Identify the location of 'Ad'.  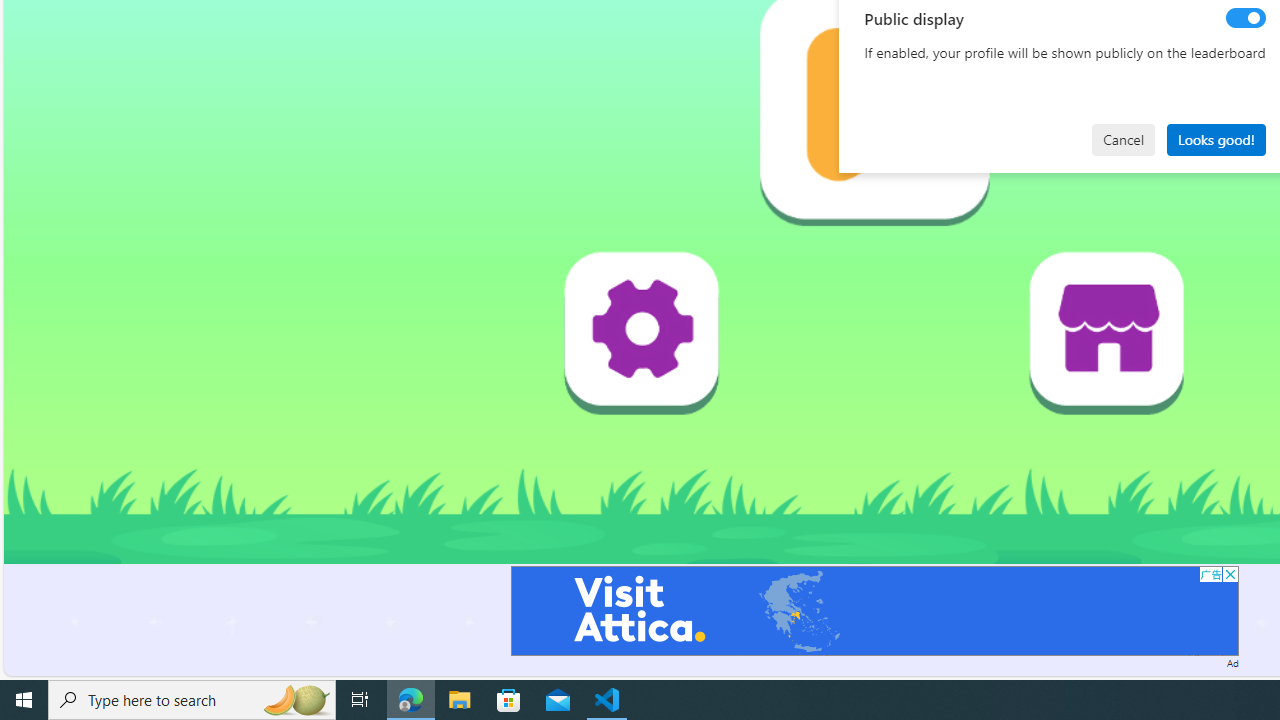
(1231, 662).